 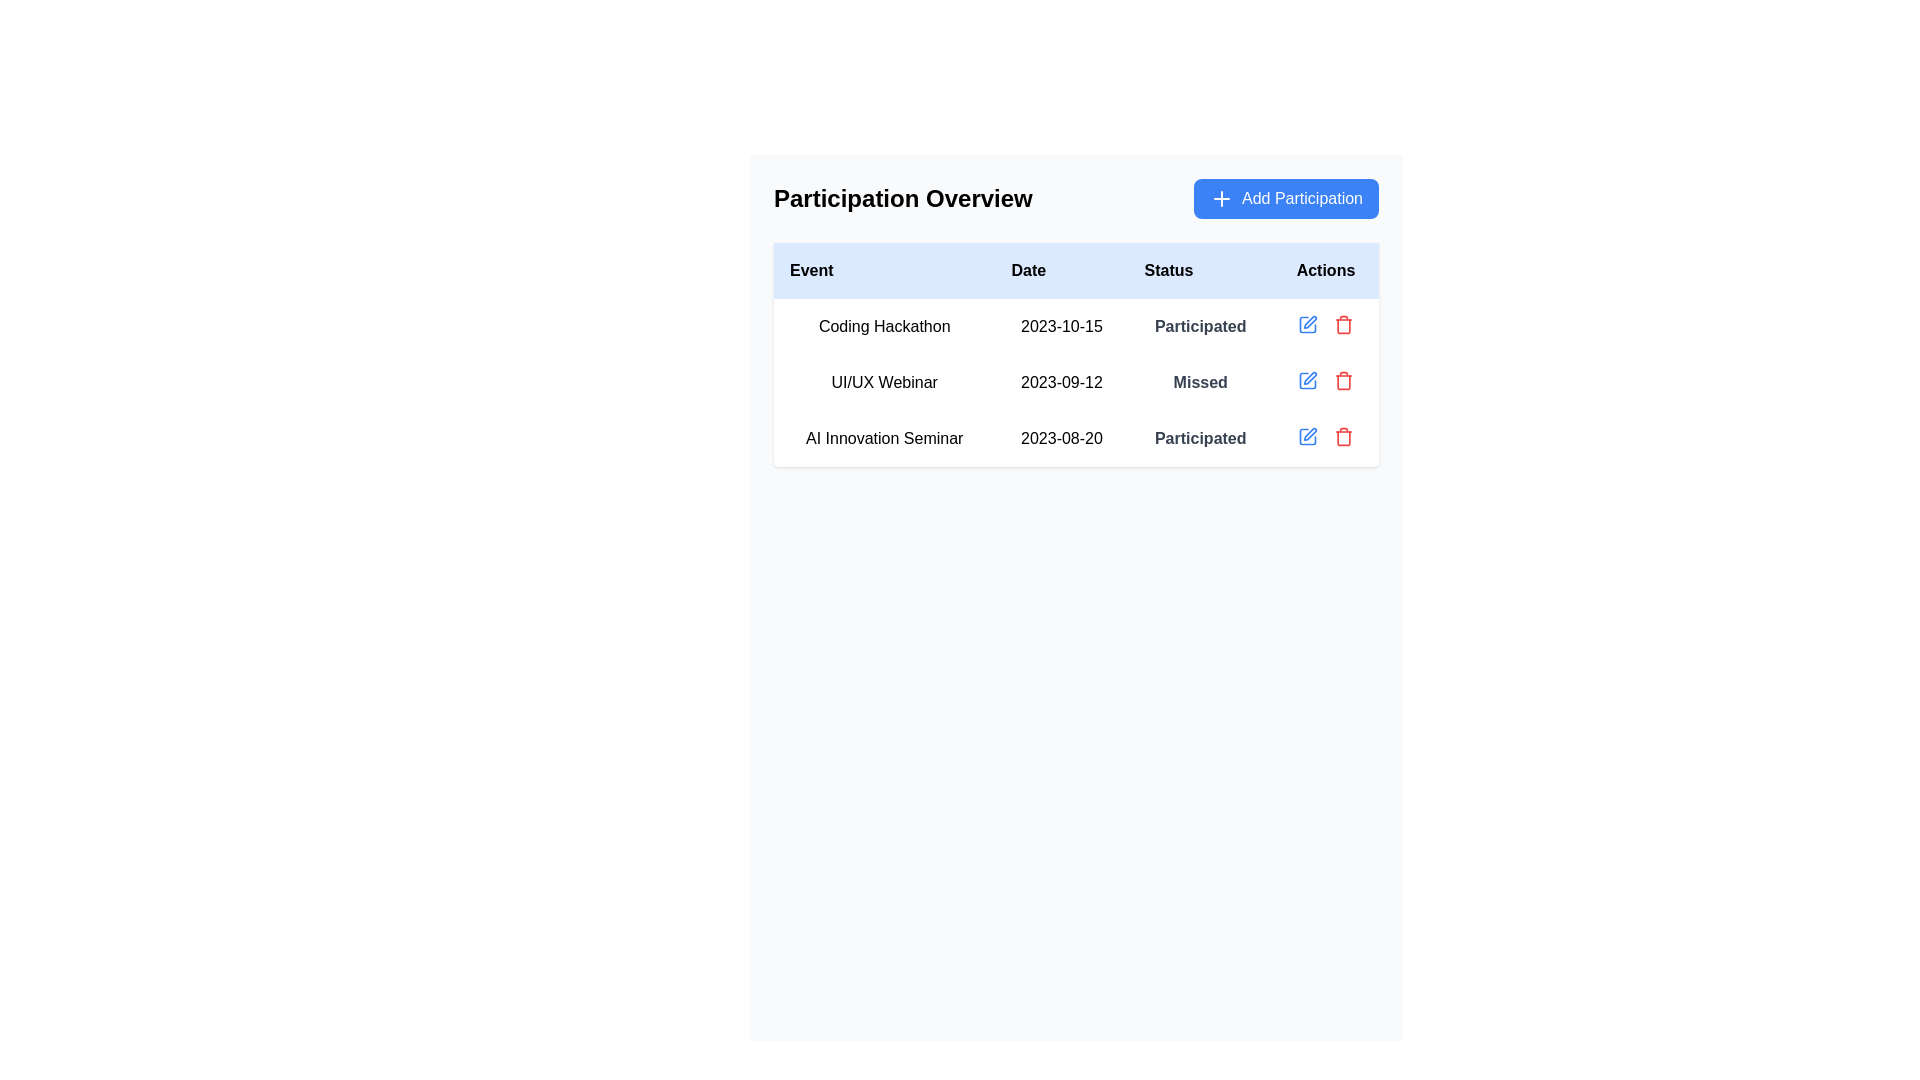 What do you see at coordinates (1307, 323) in the screenshot?
I see `the blue pen icon button in the 'Actions' column of the second row of the table` at bounding box center [1307, 323].